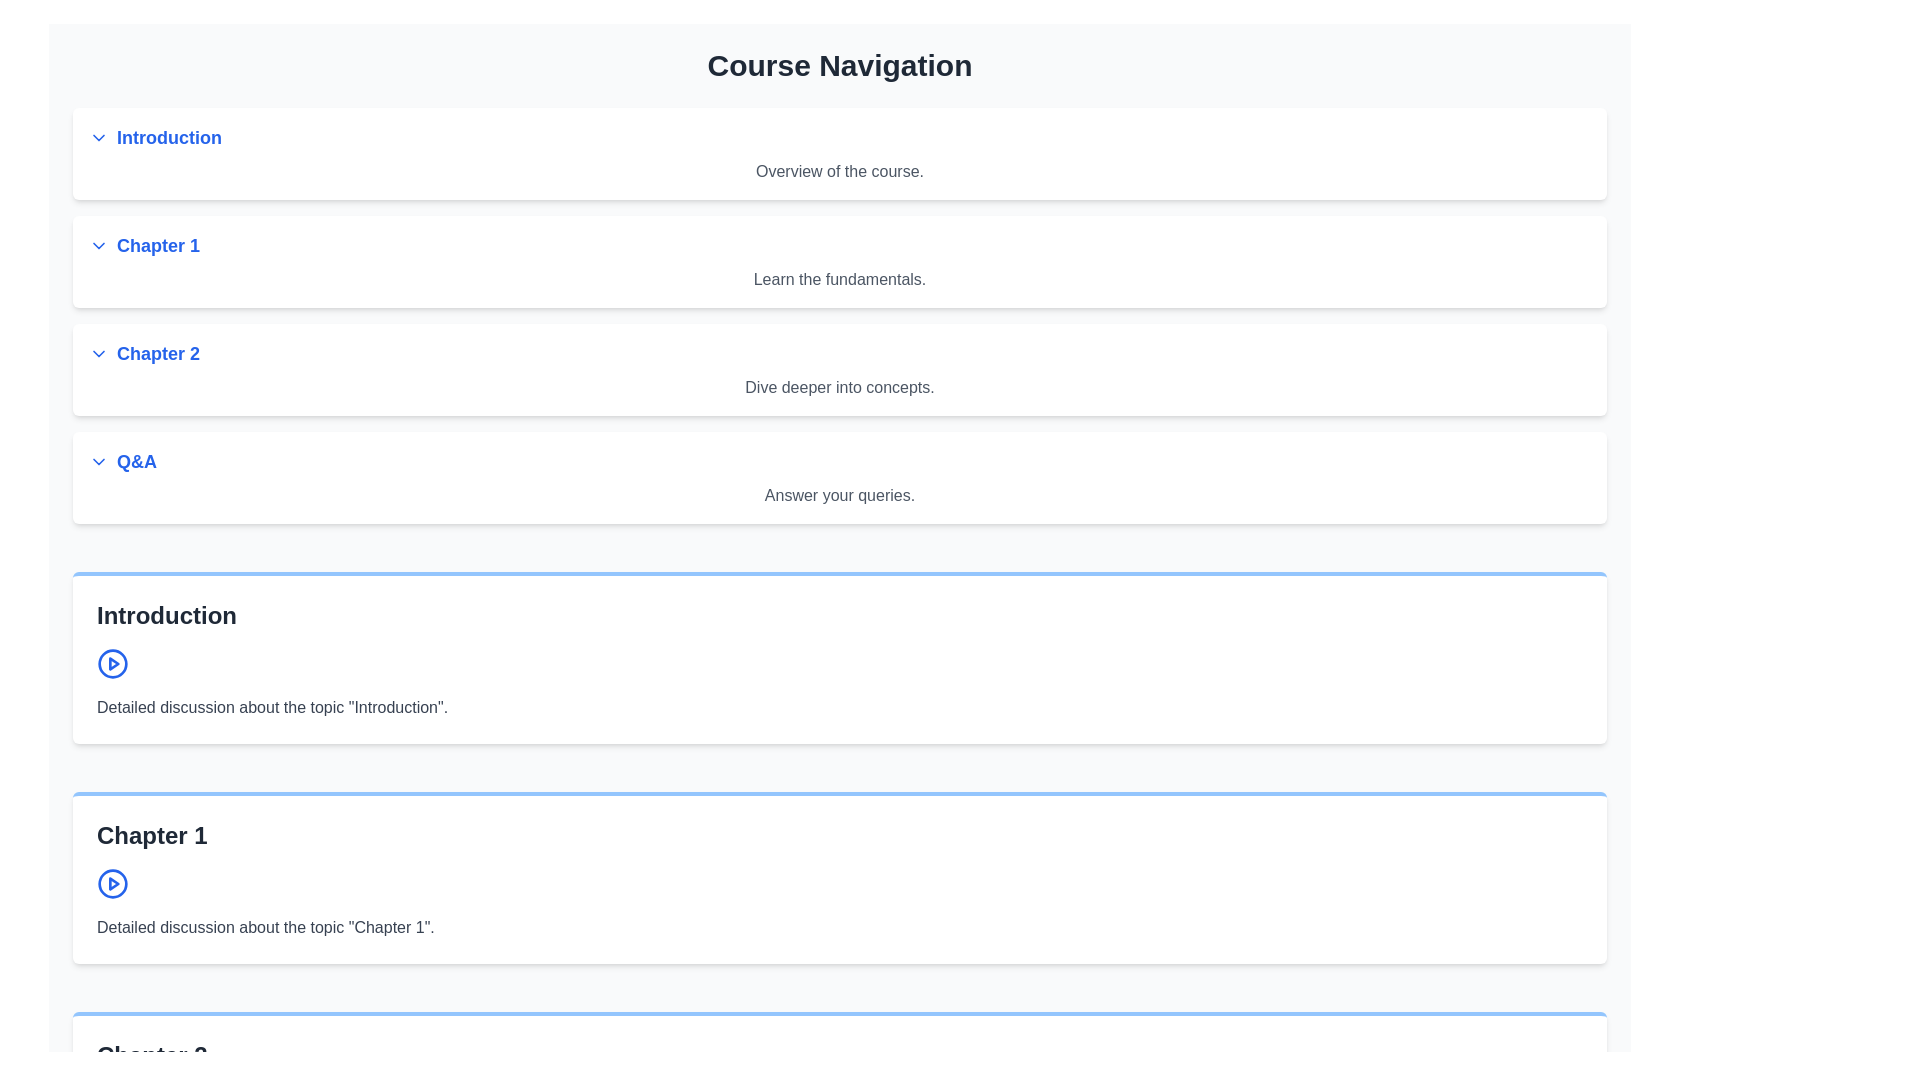 This screenshot has width=1920, height=1080. What do you see at coordinates (98, 245) in the screenshot?
I see `the chevron-down icon located to the left of the 'Chapter 1' text label` at bounding box center [98, 245].